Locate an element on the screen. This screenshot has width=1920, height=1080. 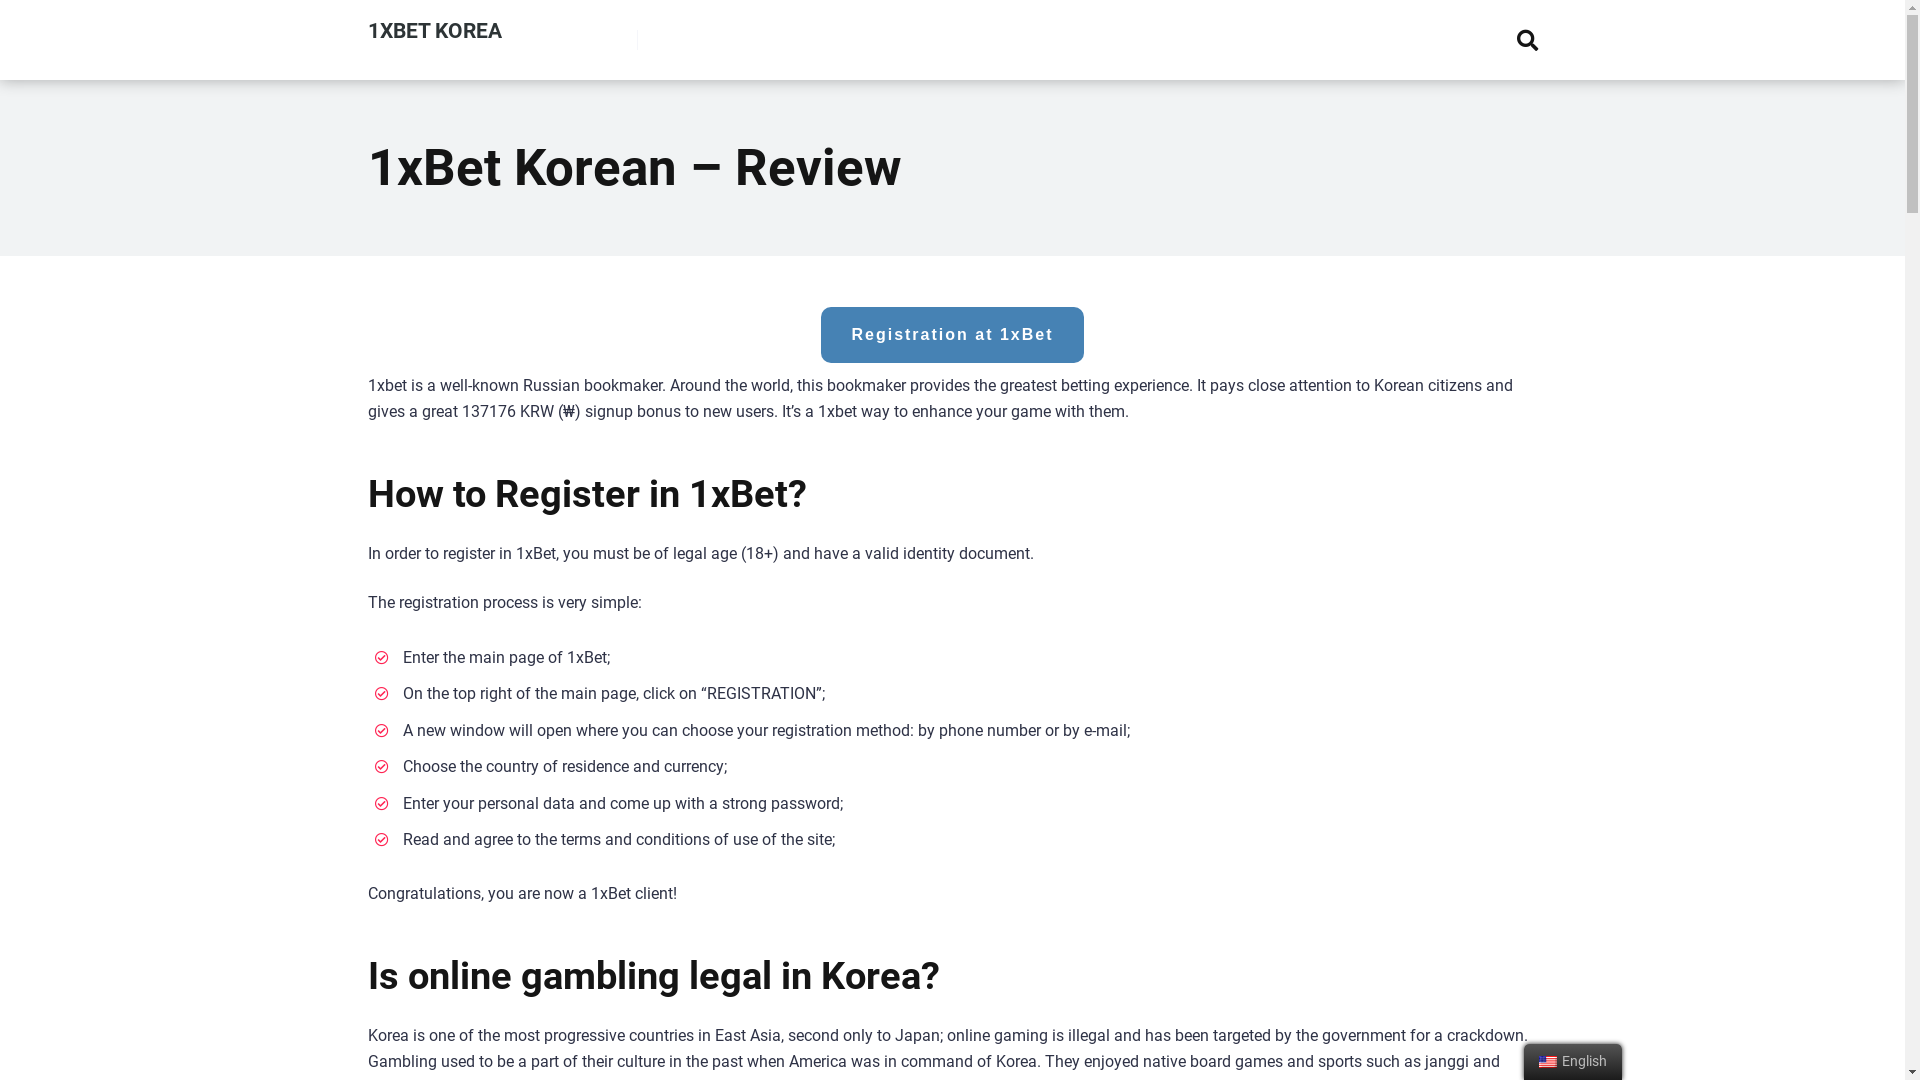
'English' is located at coordinates (1546, 1060).